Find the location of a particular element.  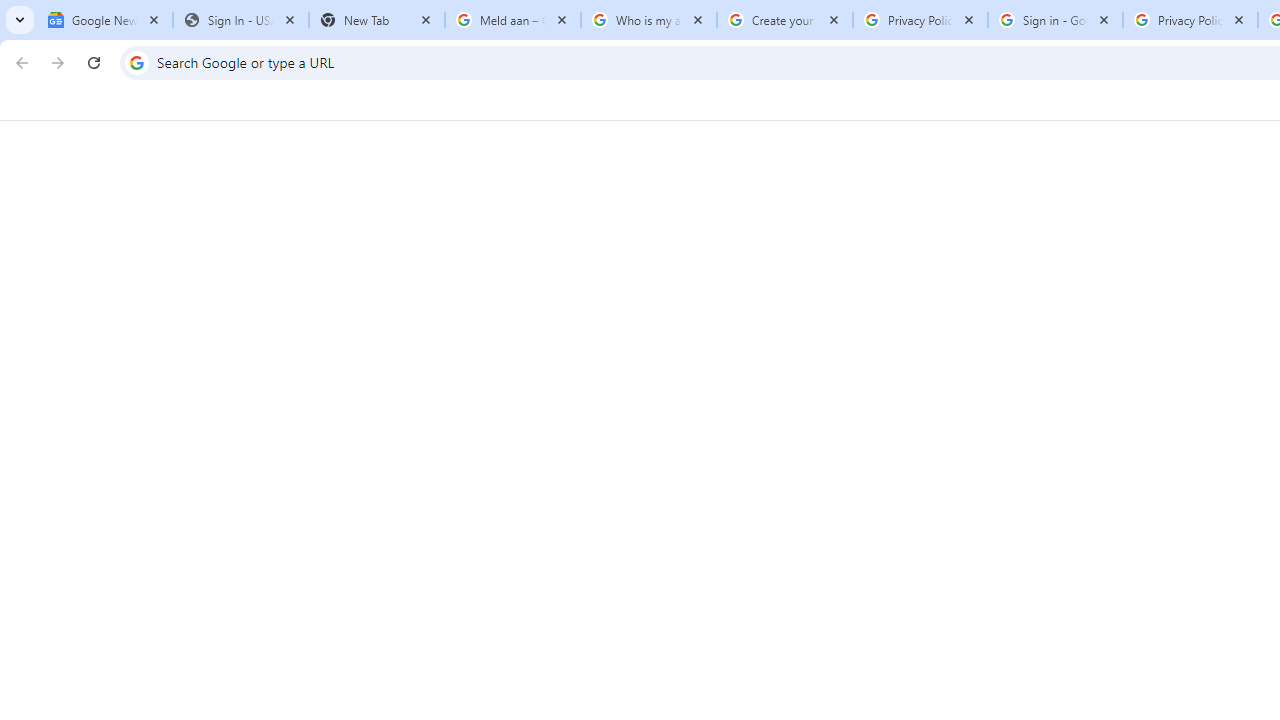

'Google News' is located at coordinates (103, 20).